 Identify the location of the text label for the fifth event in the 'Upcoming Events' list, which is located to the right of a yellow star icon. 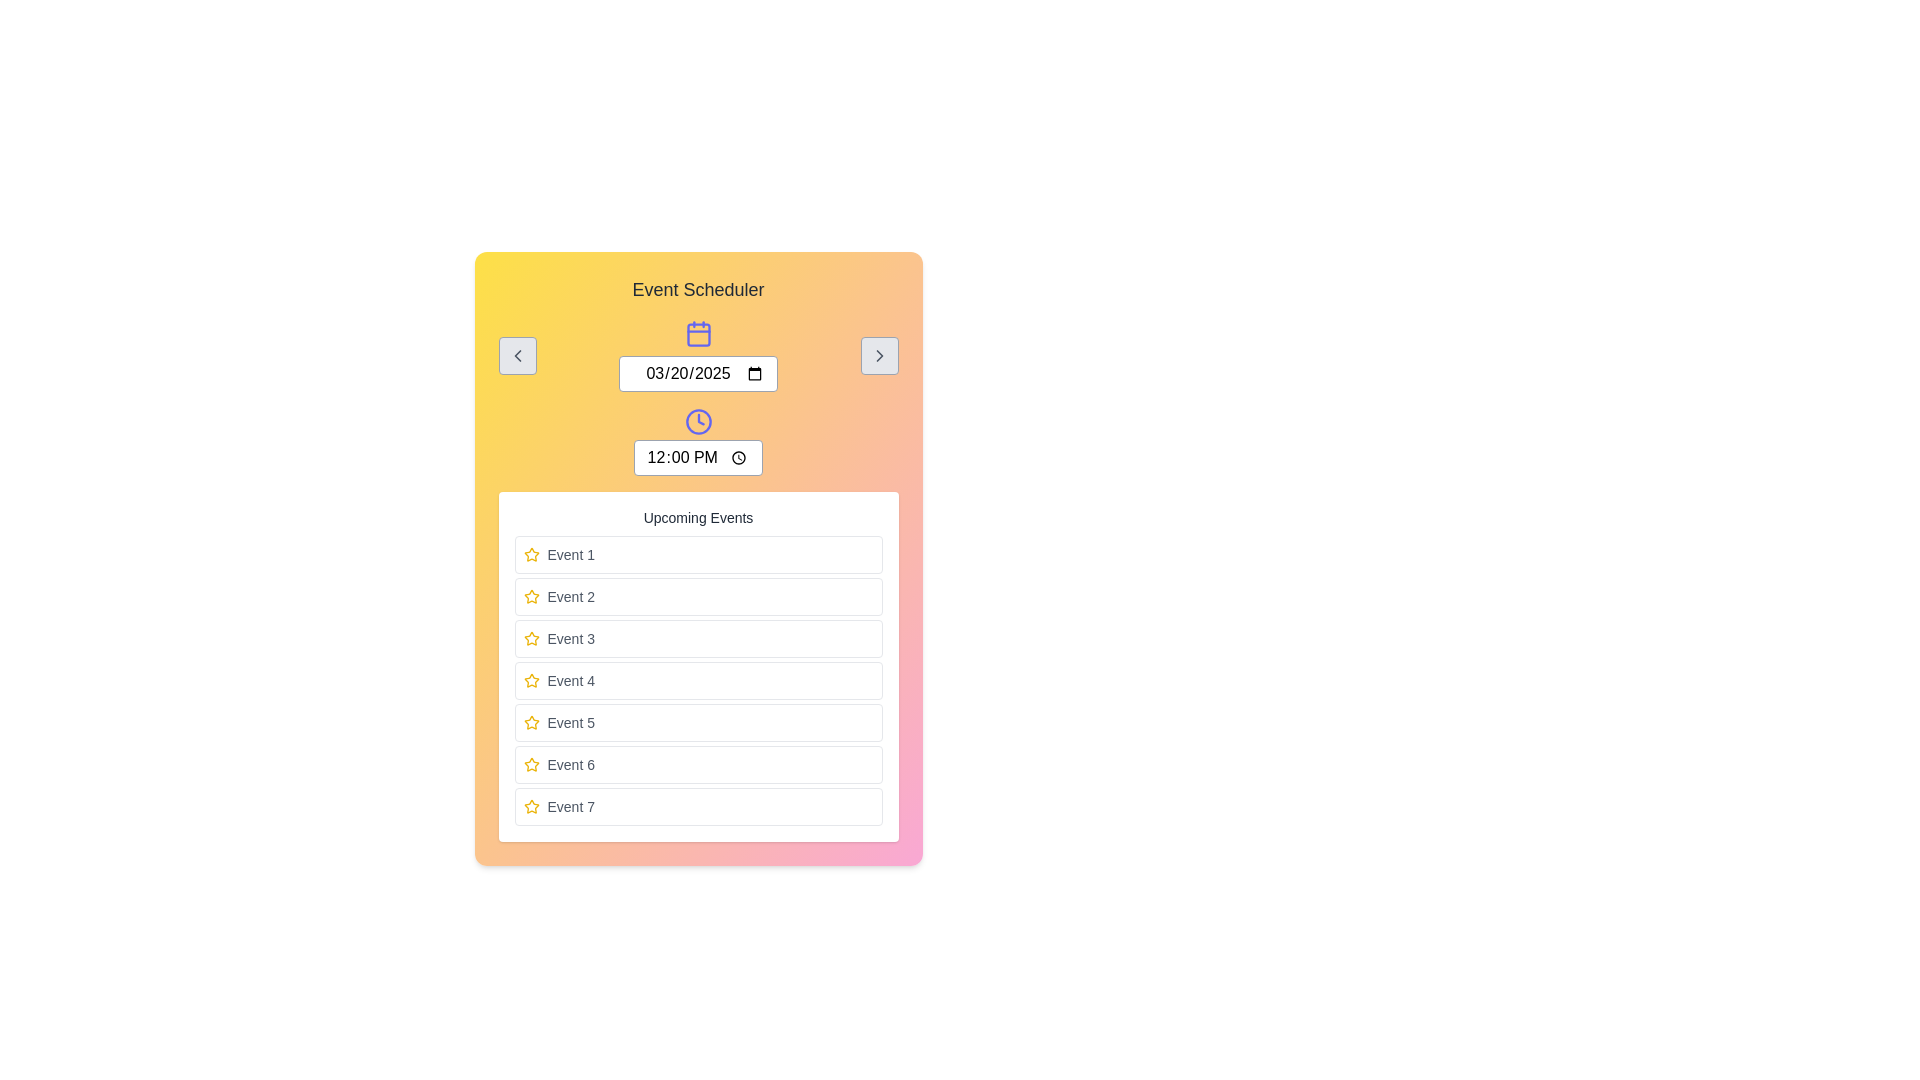
(570, 722).